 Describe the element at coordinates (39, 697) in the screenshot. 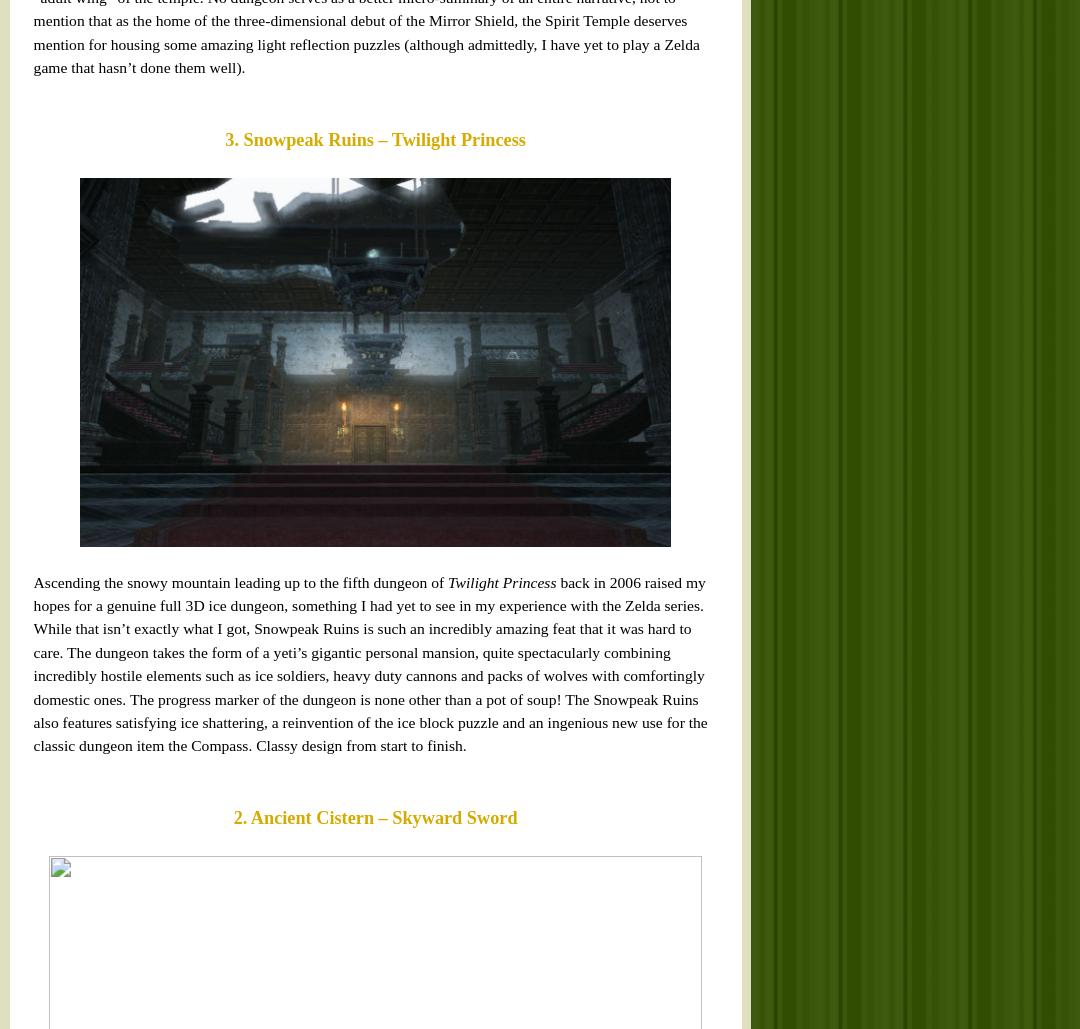

I see `'Palace of Twilight – Twilight Princess'` at that location.